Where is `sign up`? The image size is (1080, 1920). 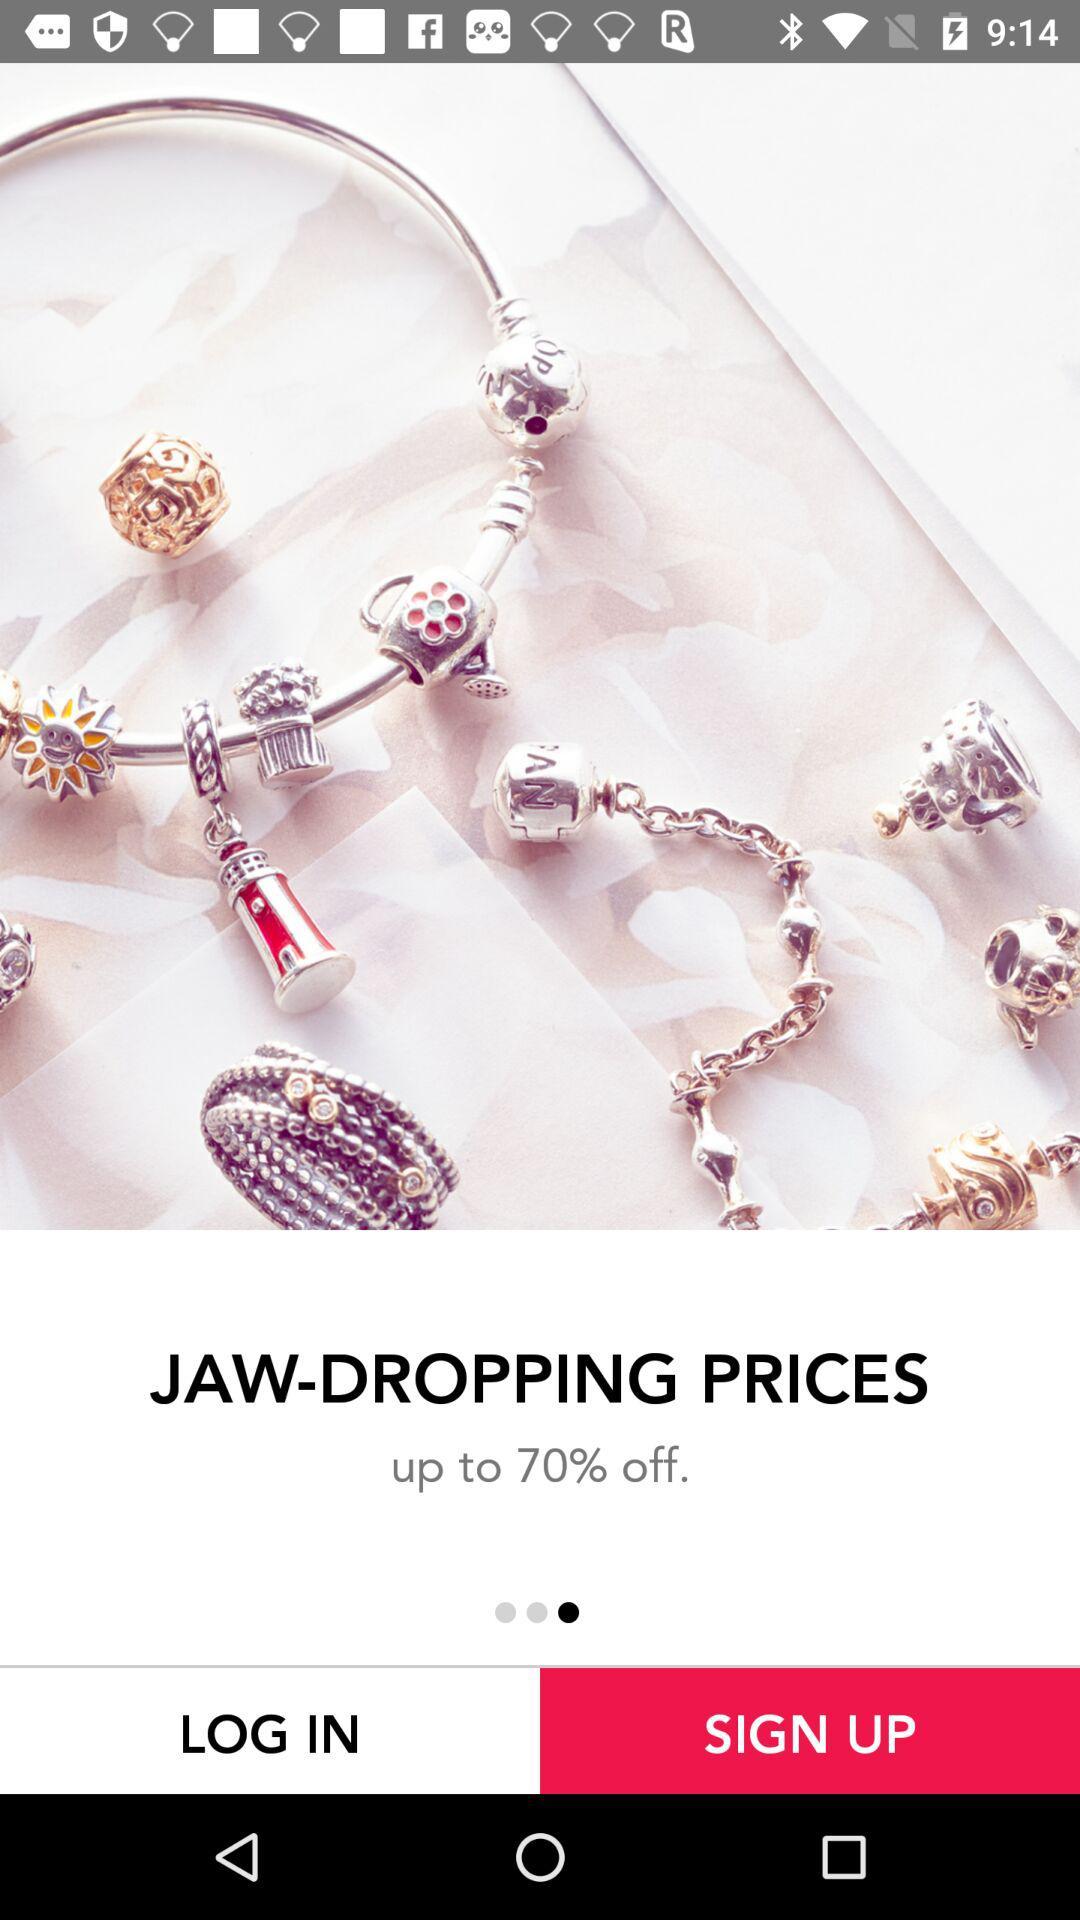
sign up is located at coordinates (810, 1730).